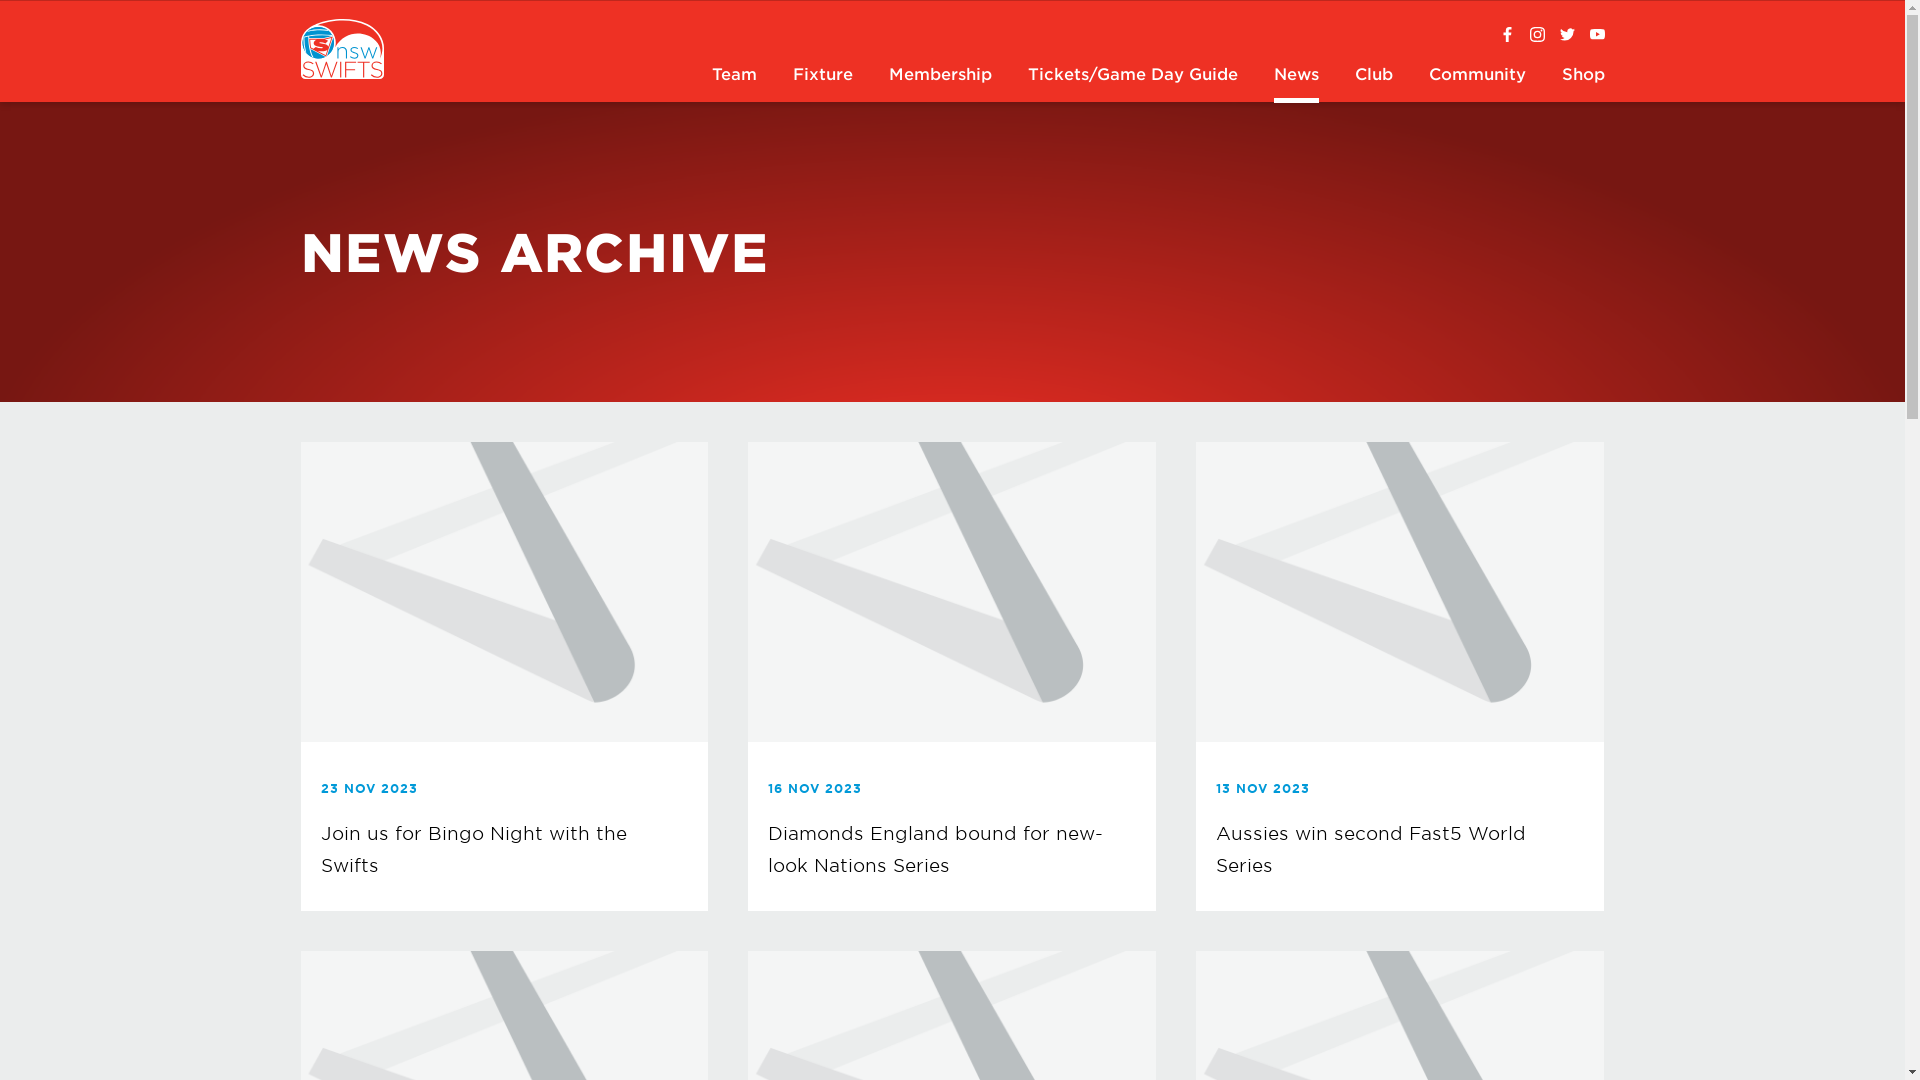  Describe the element at coordinates (1132, 75) in the screenshot. I see `'Tickets/Game Day Guide'` at that location.